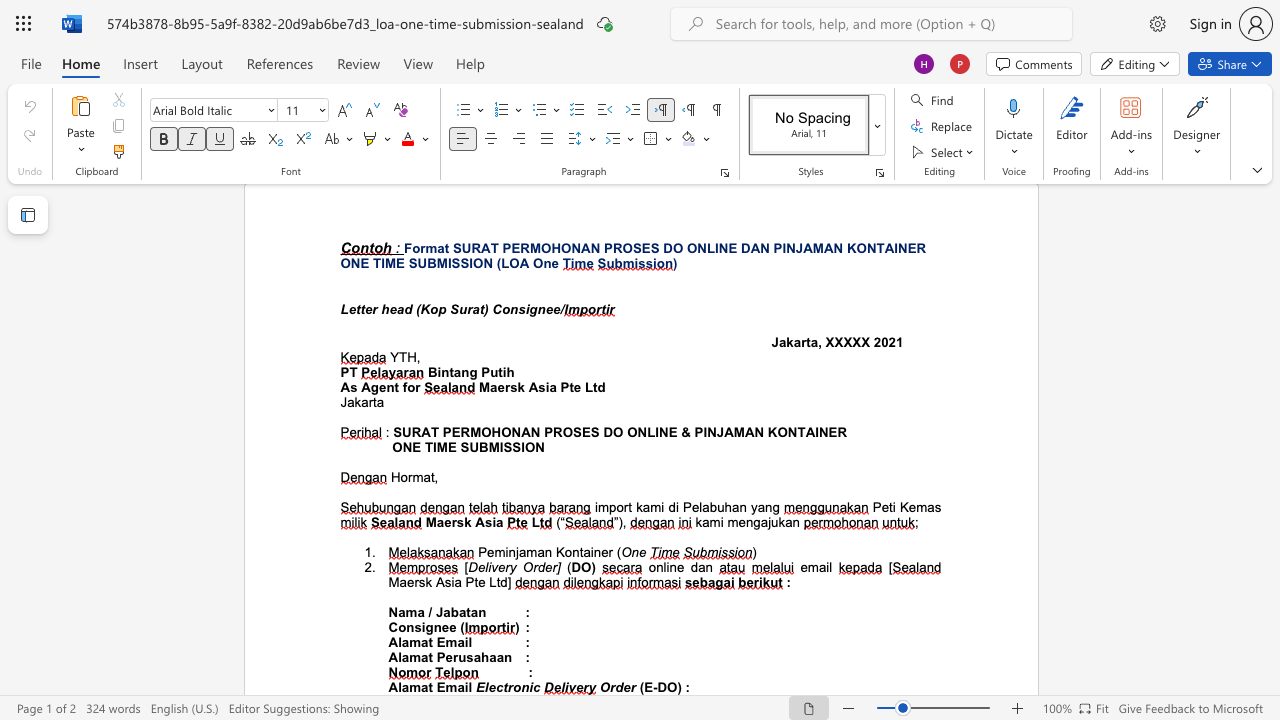 The image size is (1280, 720). Describe the element at coordinates (427, 686) in the screenshot. I see `the subset text "t Emai" within the text "Alamat Email"` at that location.